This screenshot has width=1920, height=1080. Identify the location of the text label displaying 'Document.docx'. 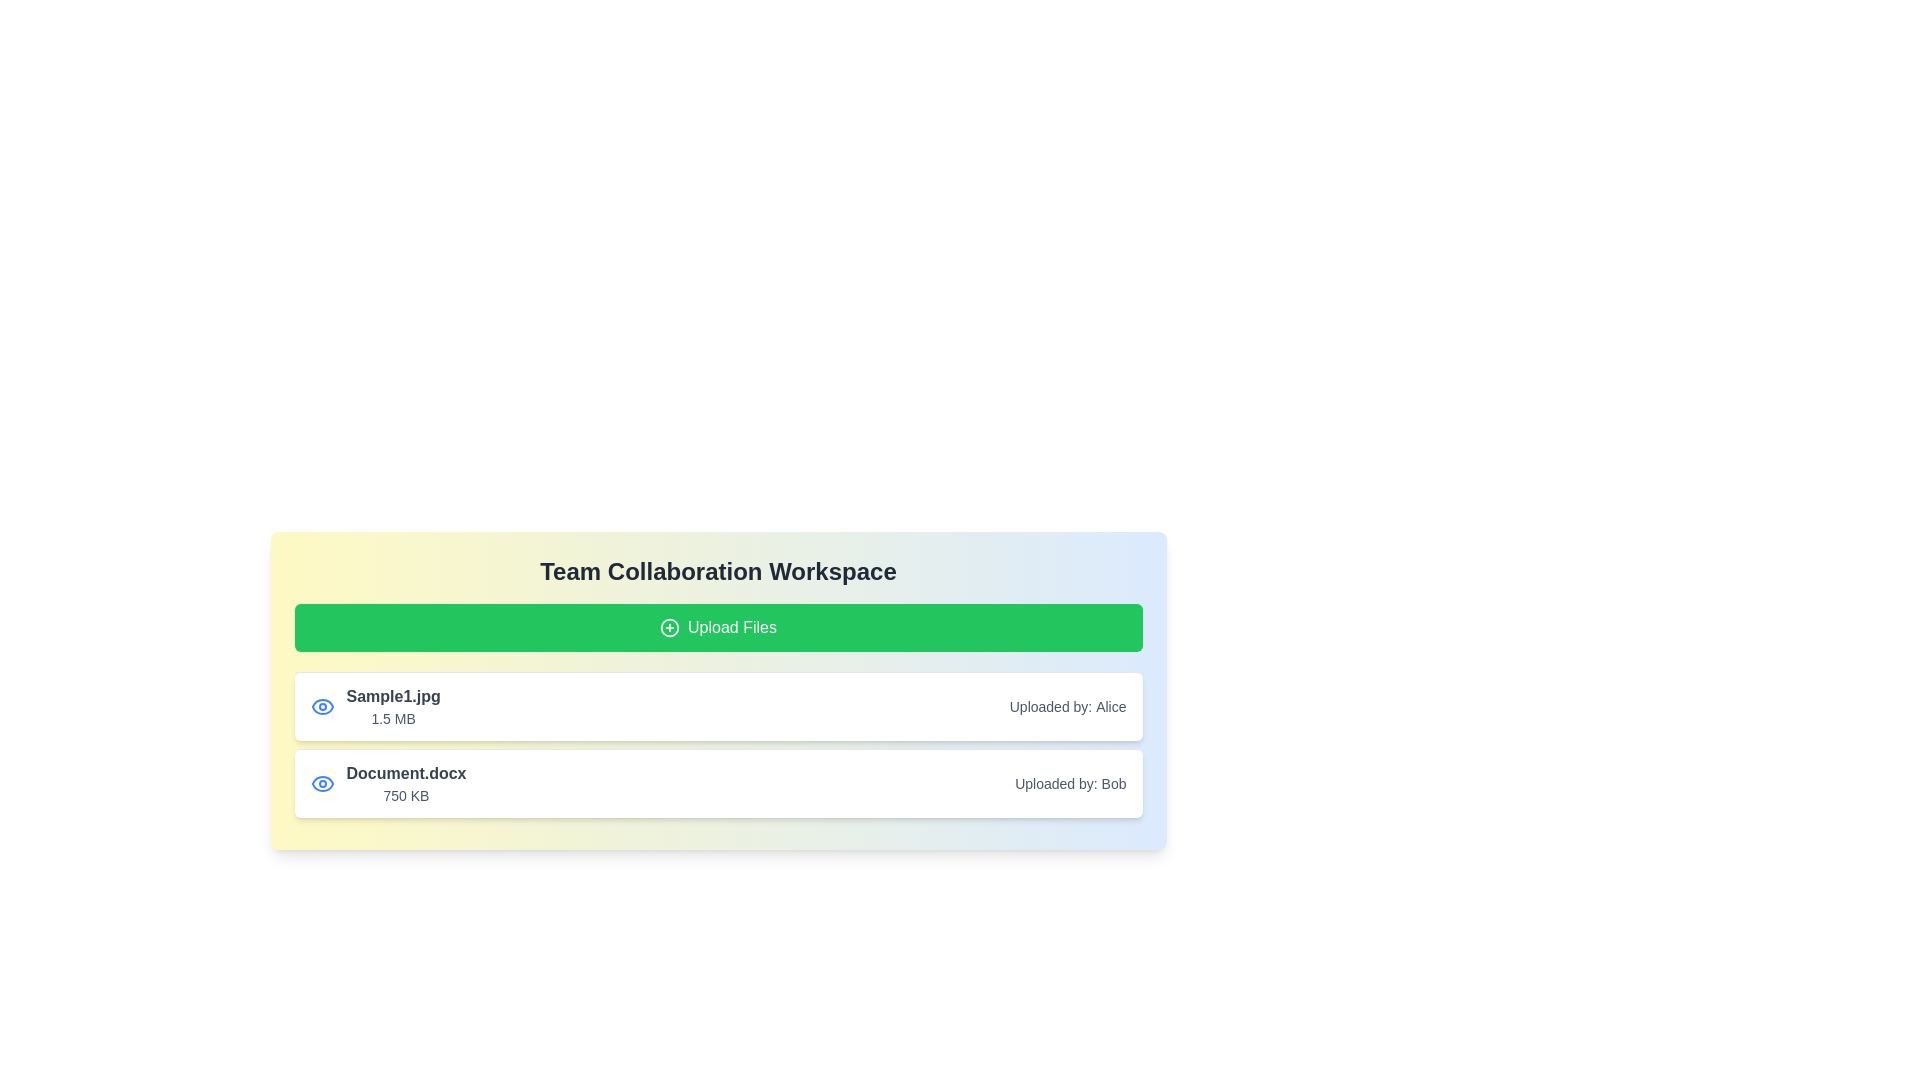
(388, 782).